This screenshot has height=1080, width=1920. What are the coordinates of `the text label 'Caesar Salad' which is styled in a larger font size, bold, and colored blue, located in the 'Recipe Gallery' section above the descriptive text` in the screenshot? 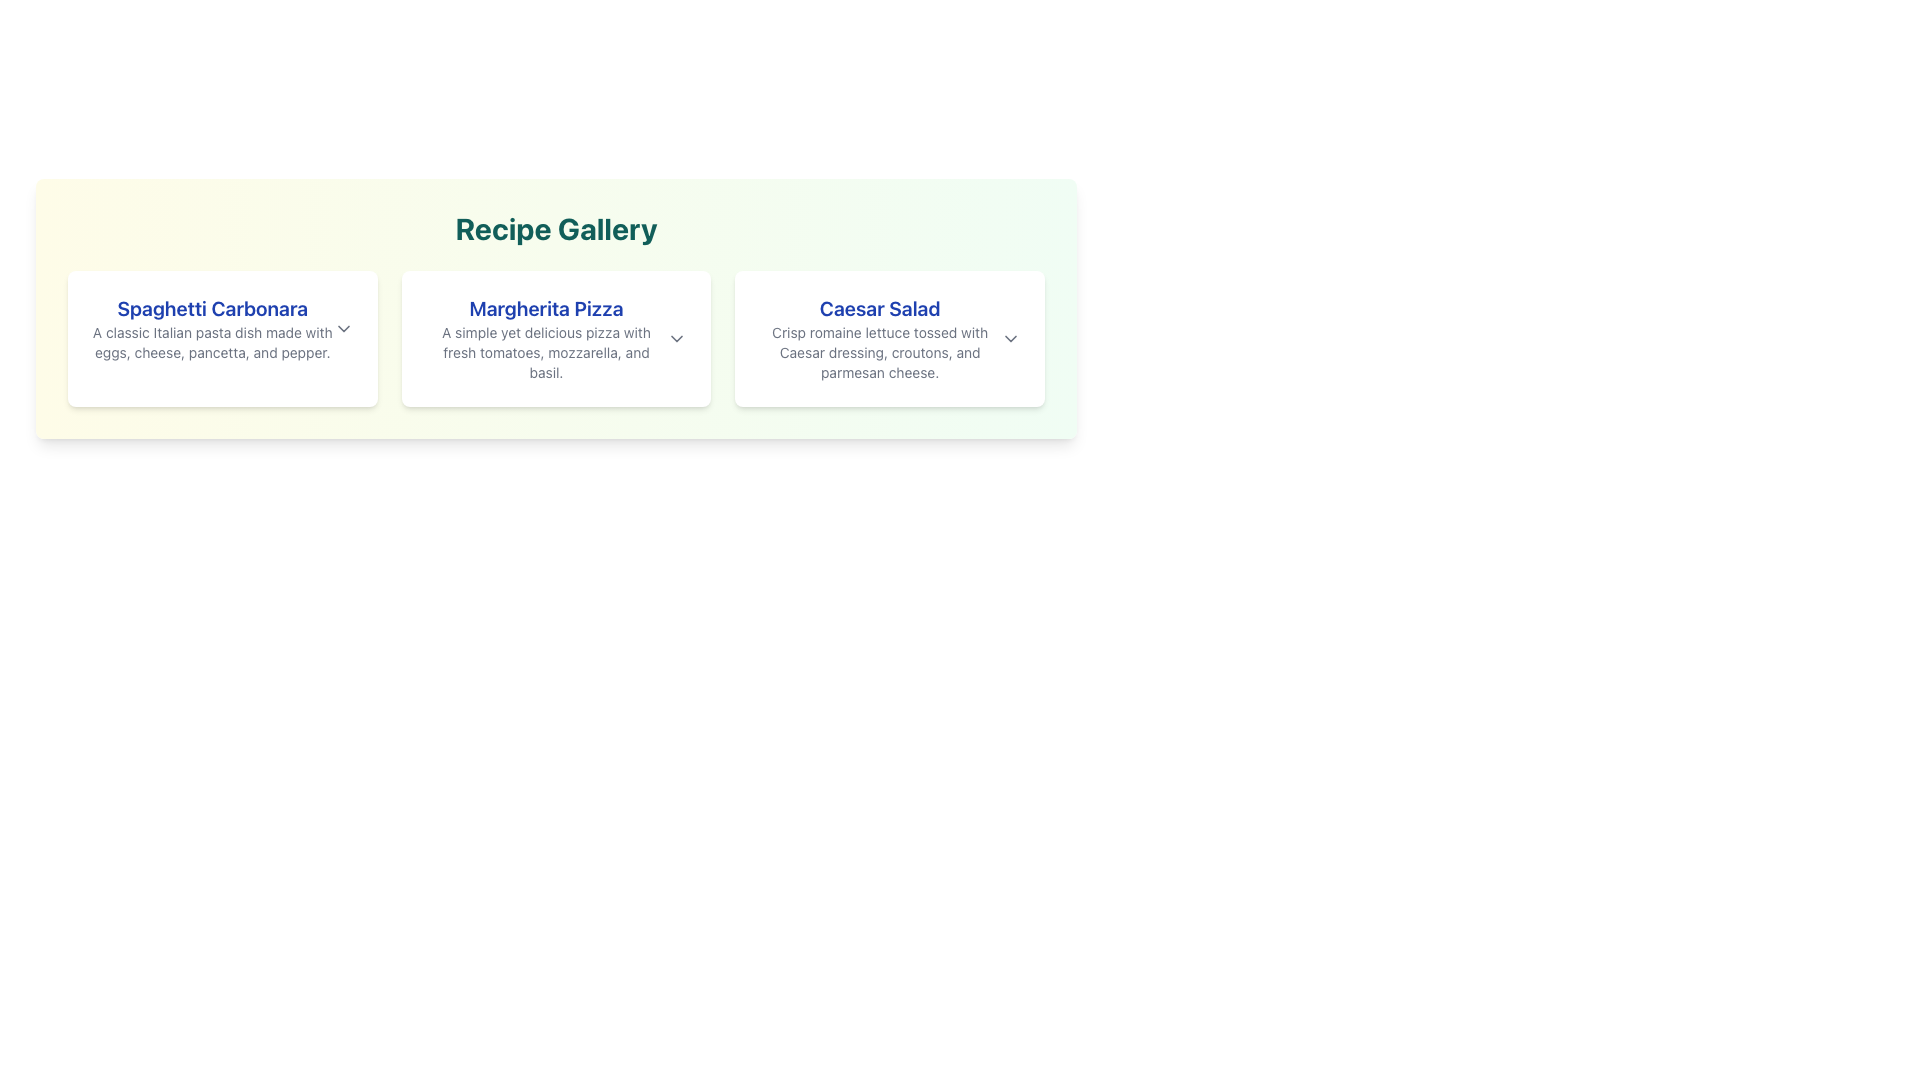 It's located at (880, 308).